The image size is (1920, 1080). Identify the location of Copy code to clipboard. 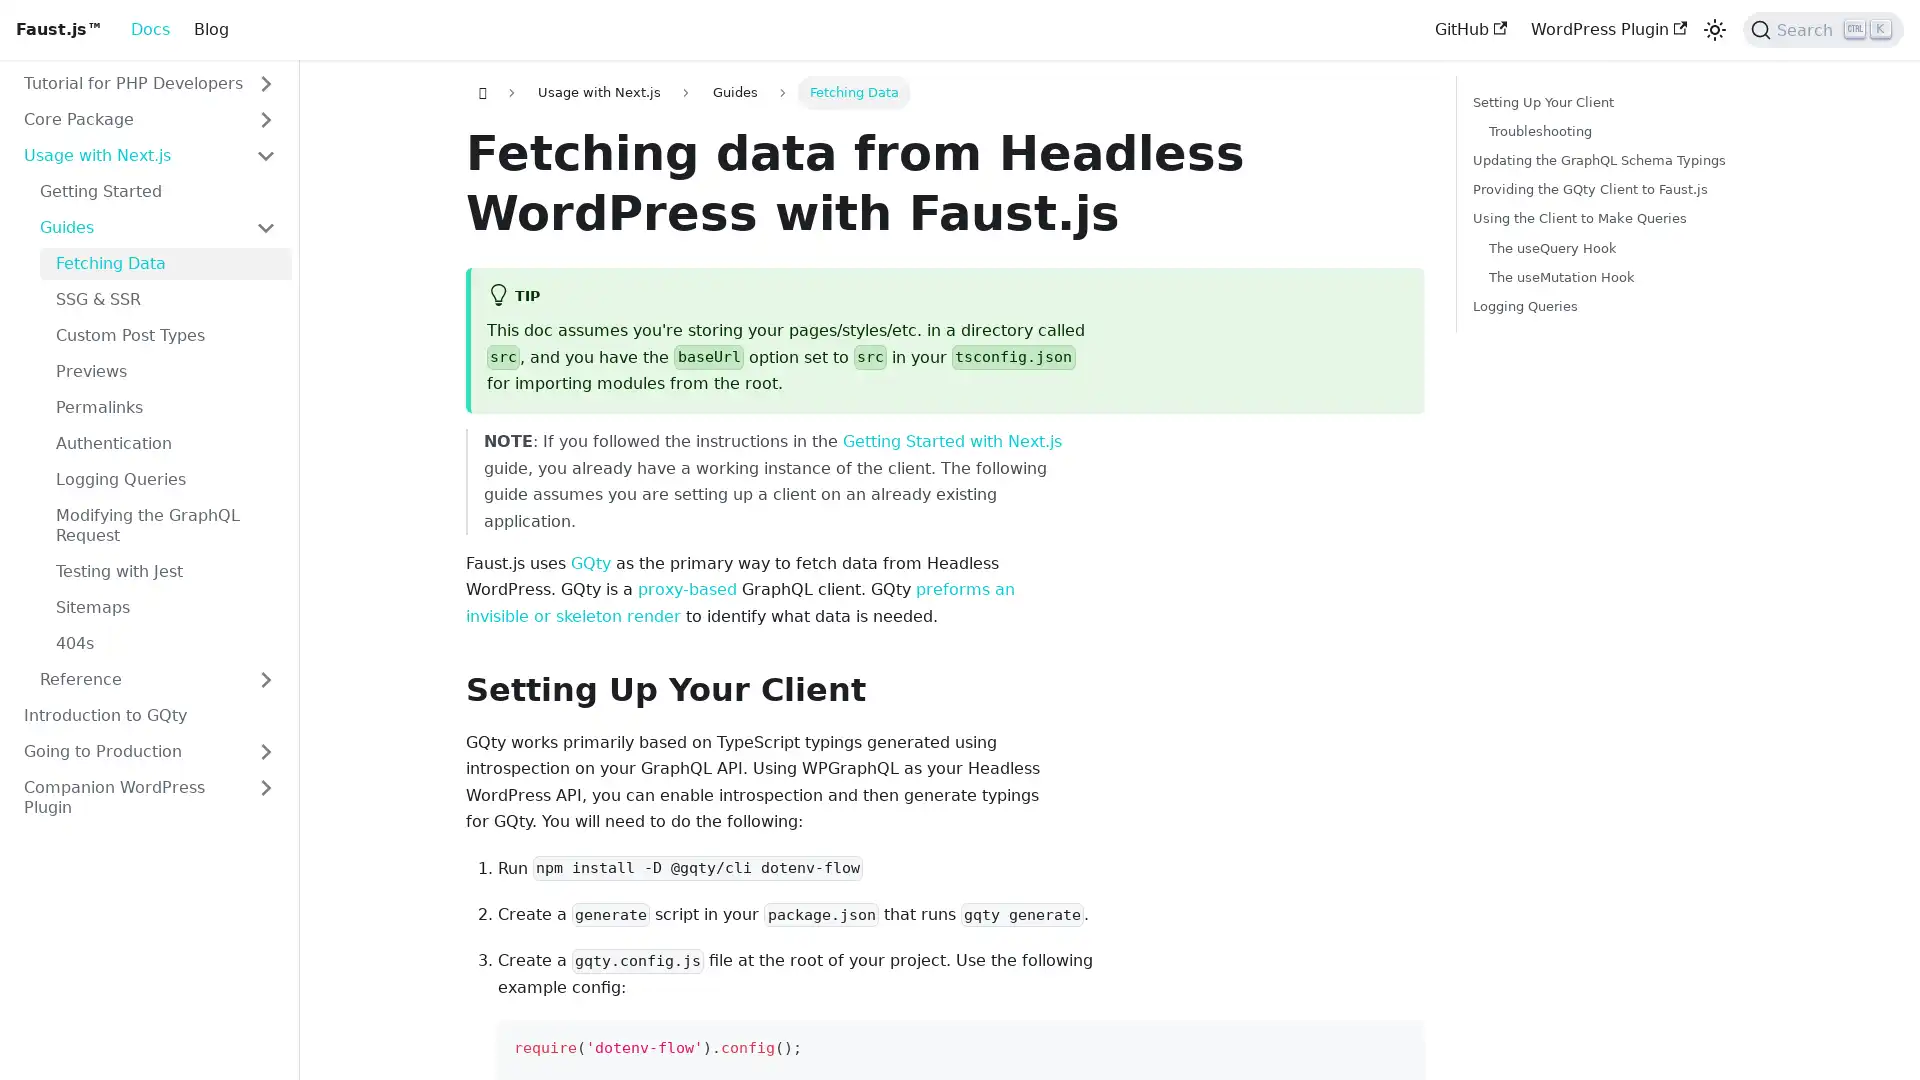
(1398, 1044).